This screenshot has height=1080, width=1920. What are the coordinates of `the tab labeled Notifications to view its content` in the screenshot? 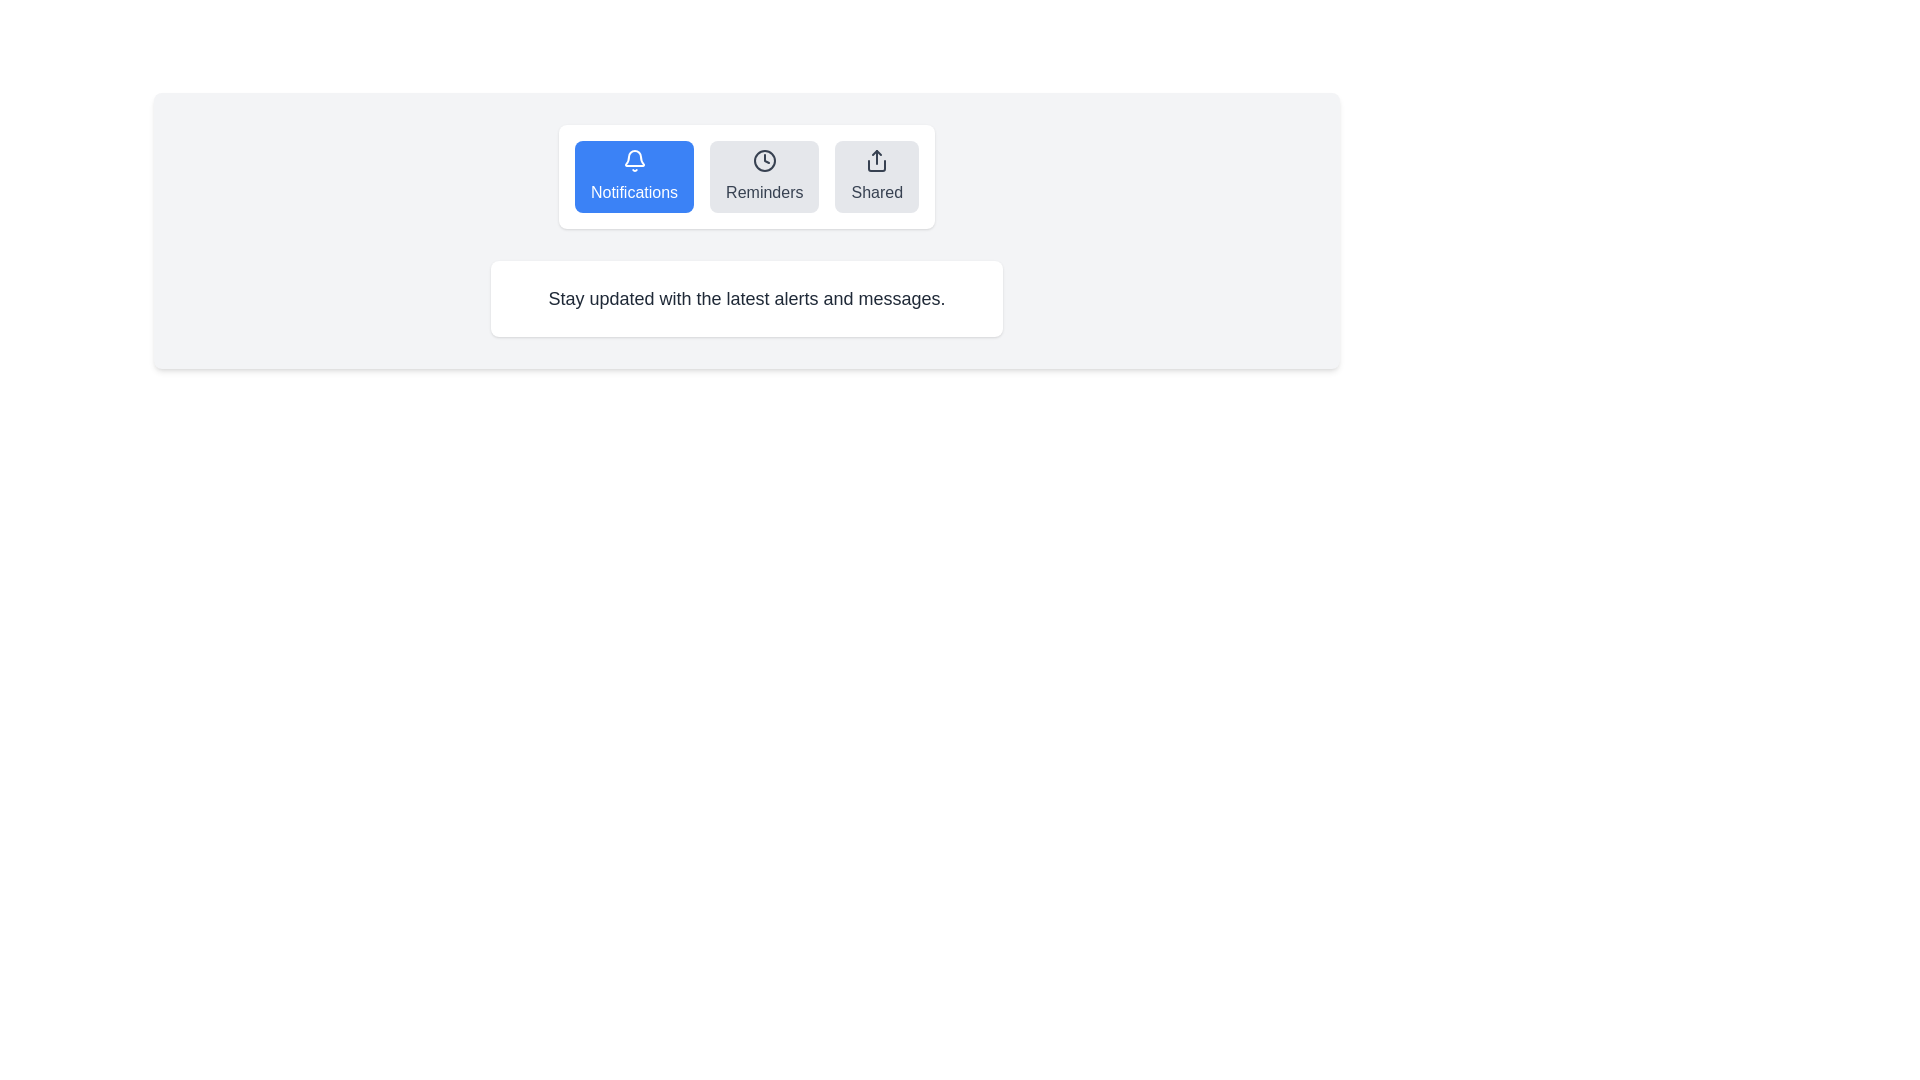 It's located at (633, 176).